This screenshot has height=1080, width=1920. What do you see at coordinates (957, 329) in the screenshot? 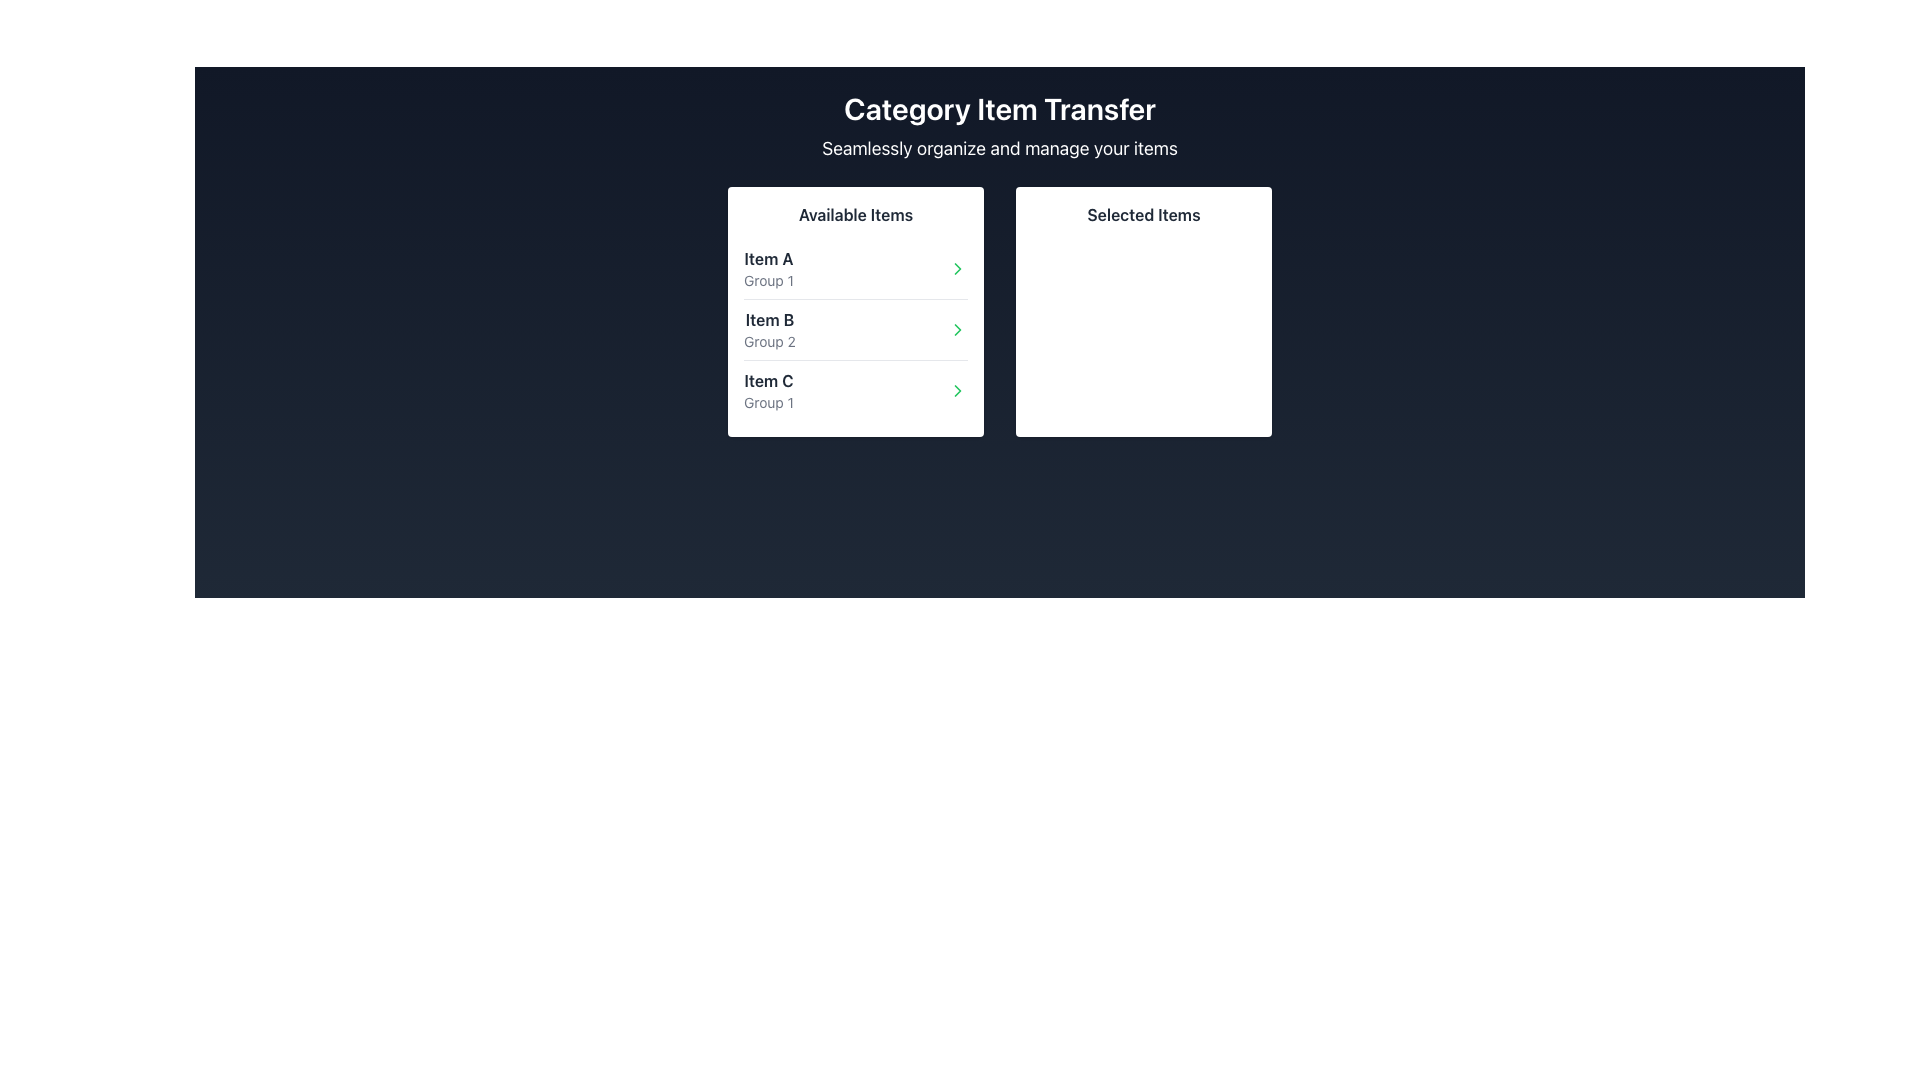
I see `the interactive Chevron Icon located to the right of 'Item B Group 2' in the 'Available Items' section` at bounding box center [957, 329].